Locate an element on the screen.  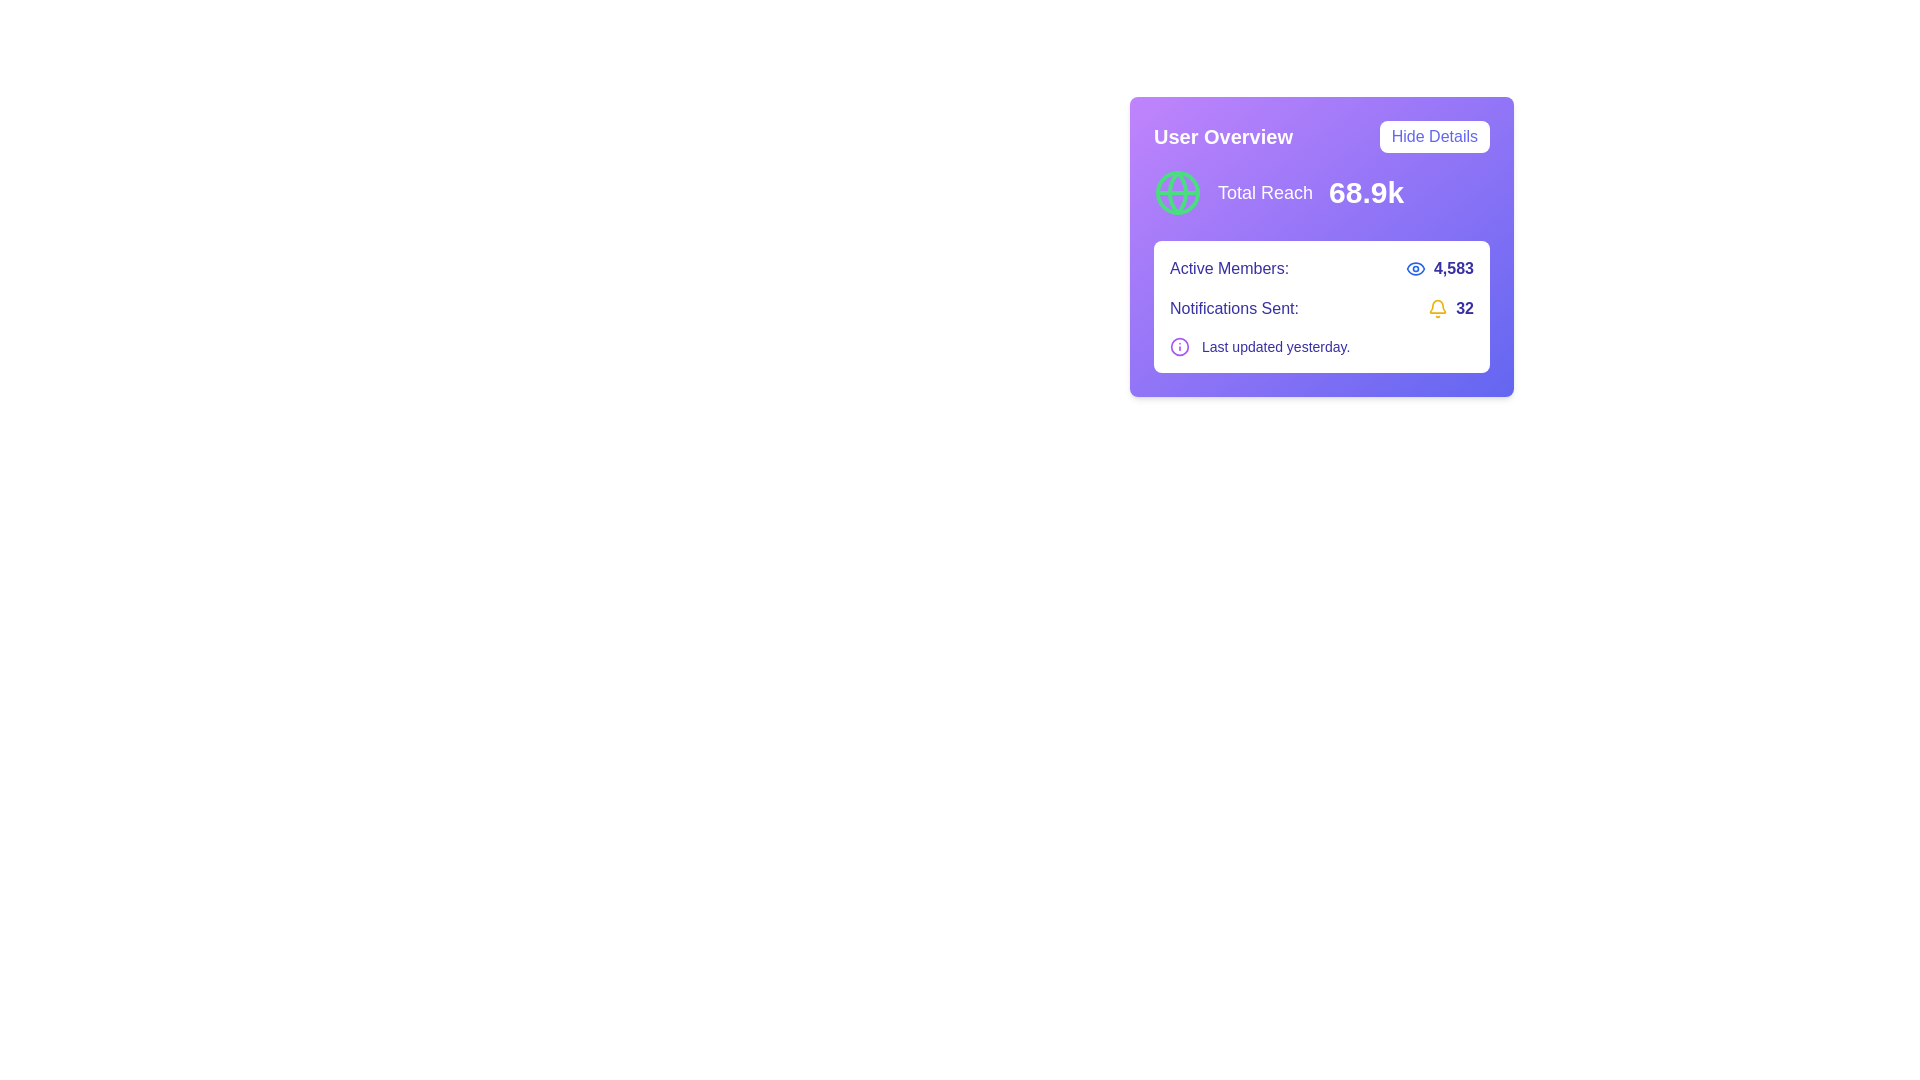
the static text label displaying the number of active members, which is located to the right of the eye icon in the 'Active Members:' row of the summary card is located at coordinates (1454, 268).